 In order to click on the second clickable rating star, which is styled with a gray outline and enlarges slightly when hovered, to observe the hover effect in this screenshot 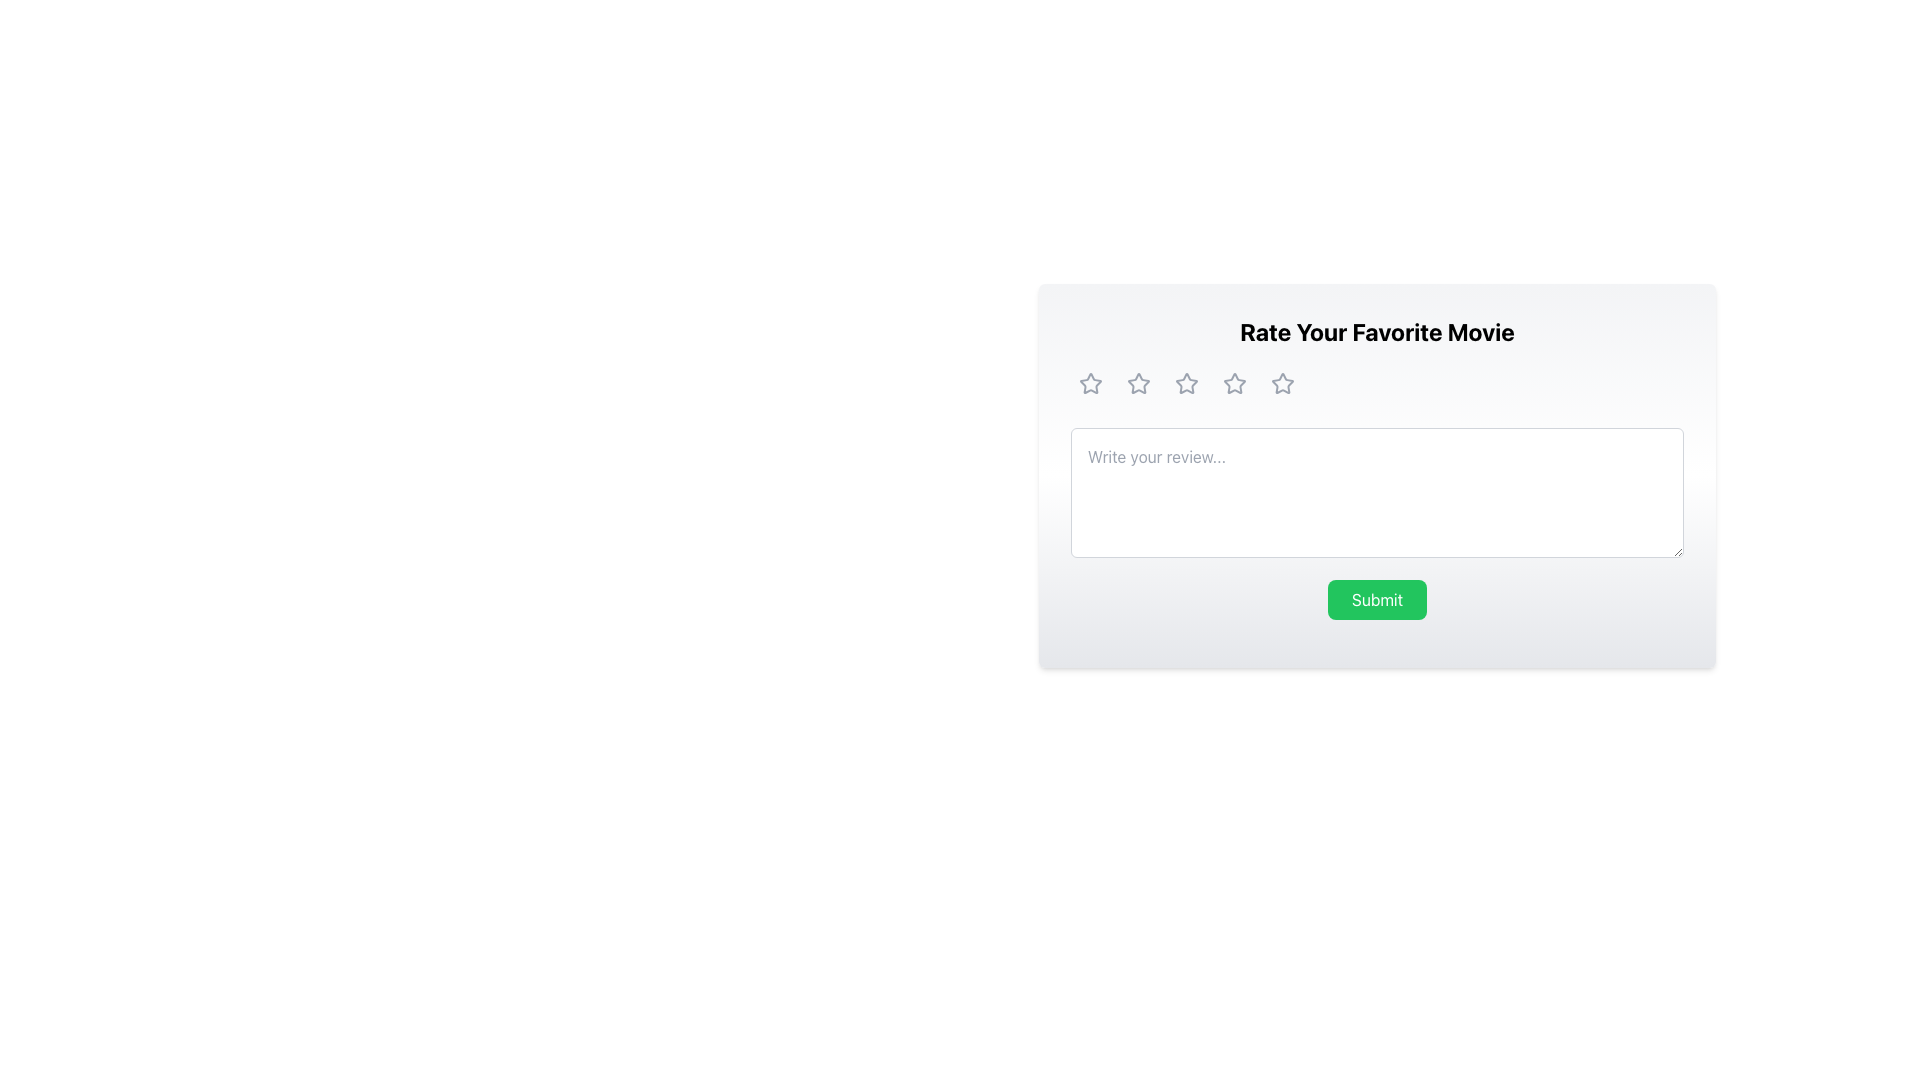, I will do `click(1138, 384)`.